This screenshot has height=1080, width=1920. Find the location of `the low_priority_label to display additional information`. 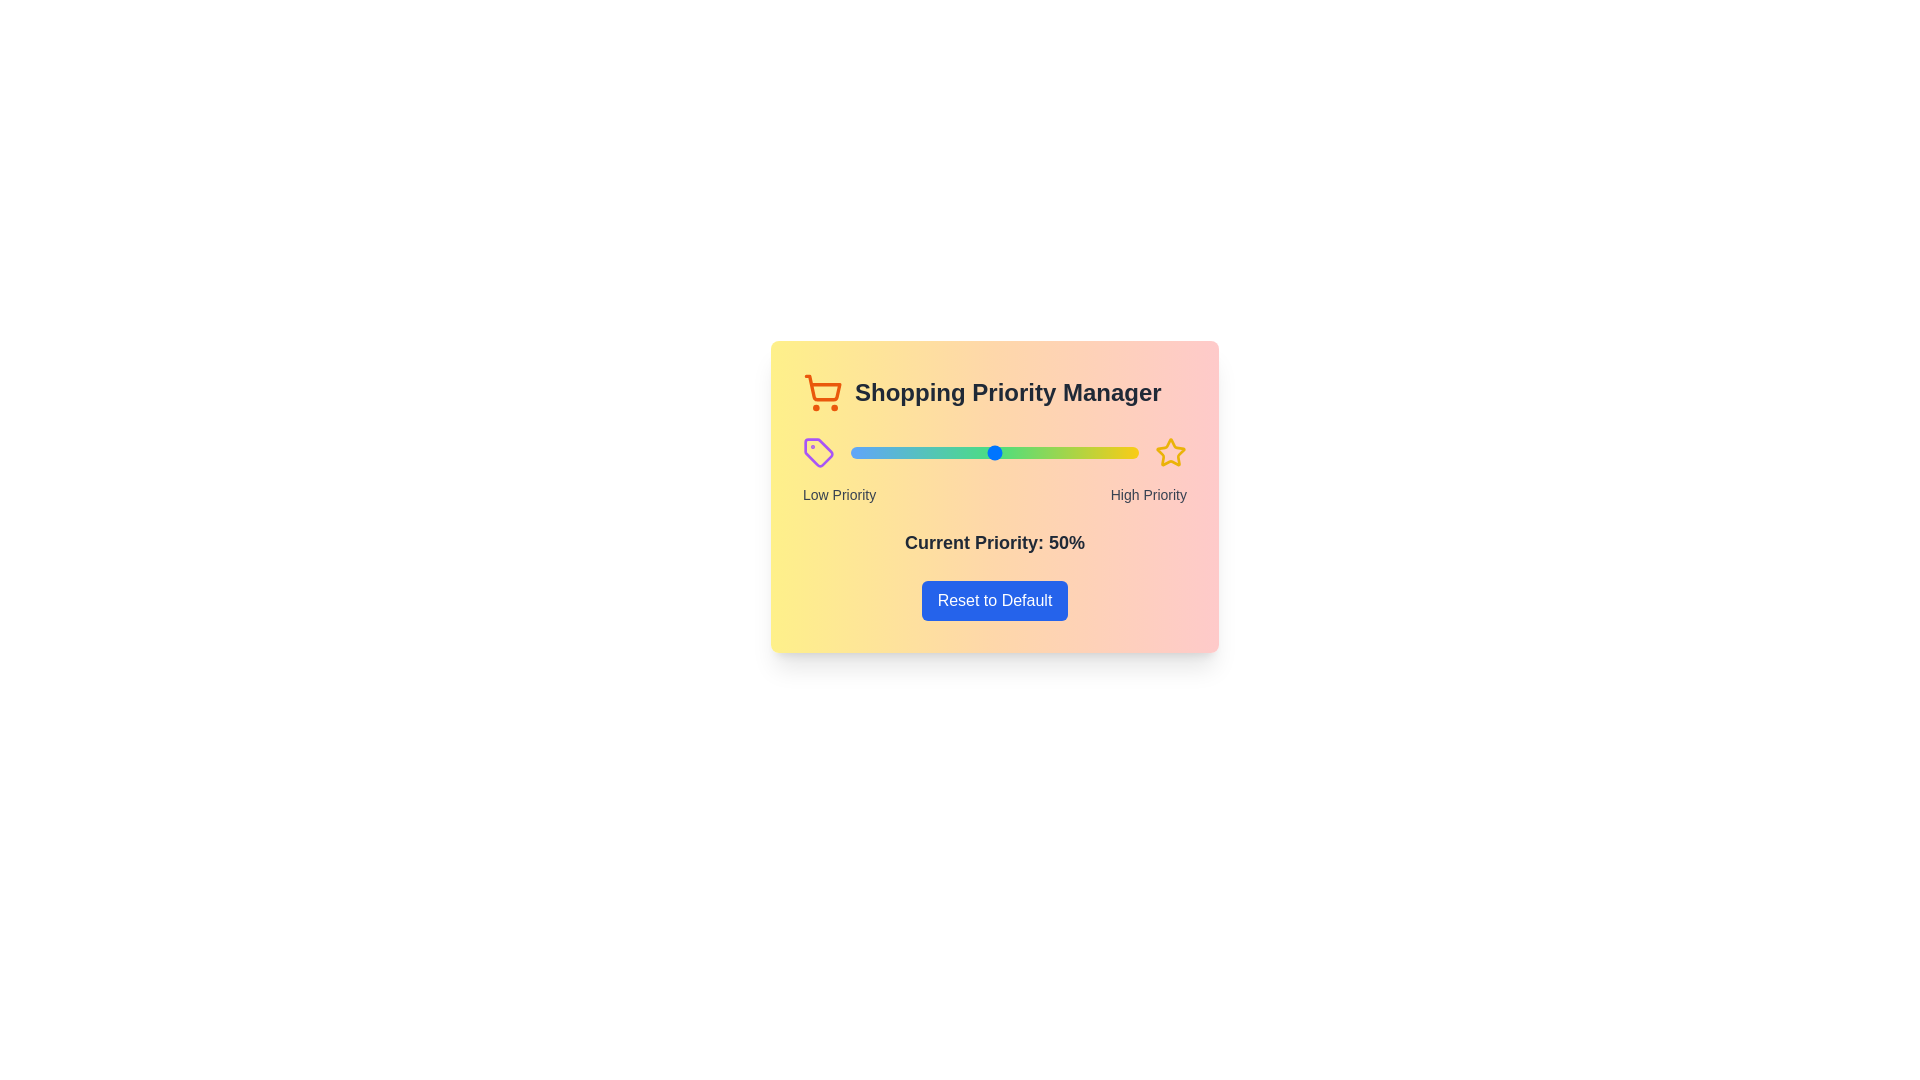

the low_priority_label to display additional information is located at coordinates (839, 494).